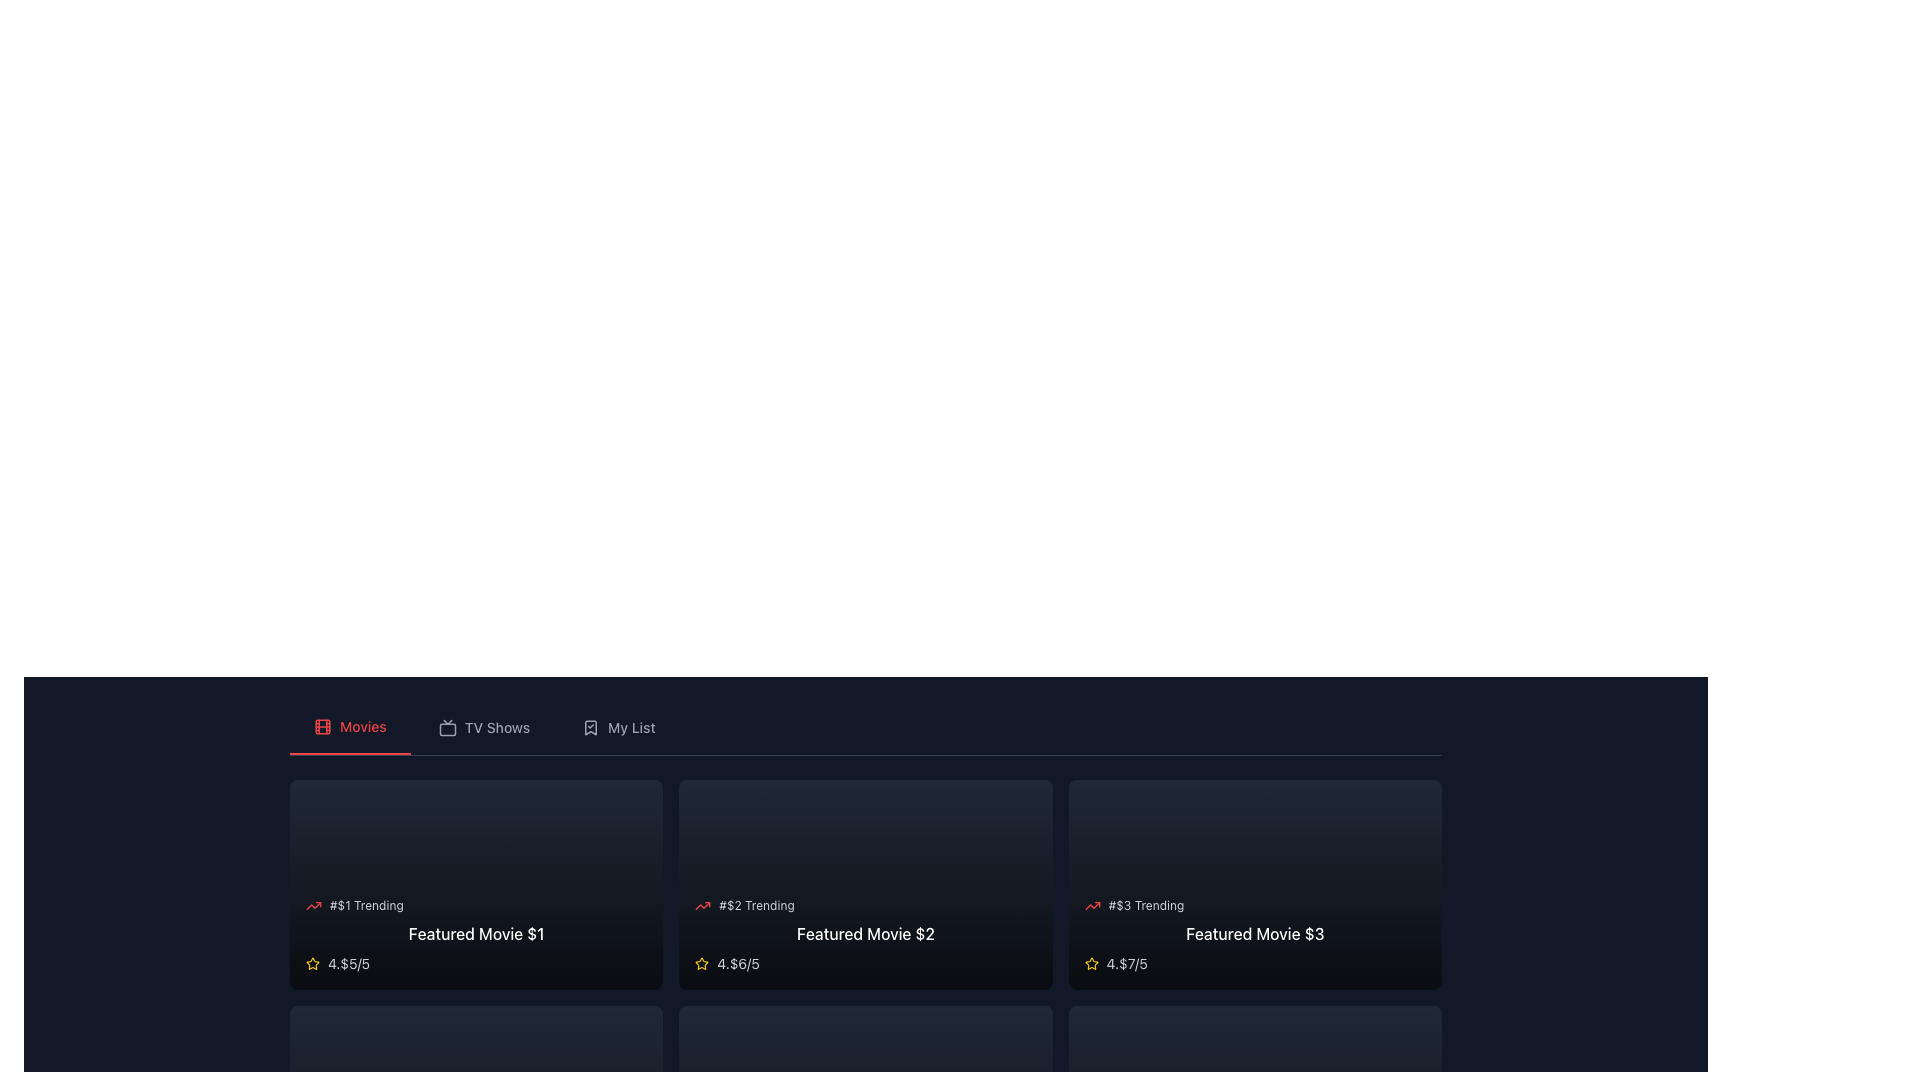 This screenshot has width=1920, height=1080. What do you see at coordinates (475, 906) in the screenshot?
I see `text label '#$1 Trending' with the upward trending graph icon for additional information` at bounding box center [475, 906].